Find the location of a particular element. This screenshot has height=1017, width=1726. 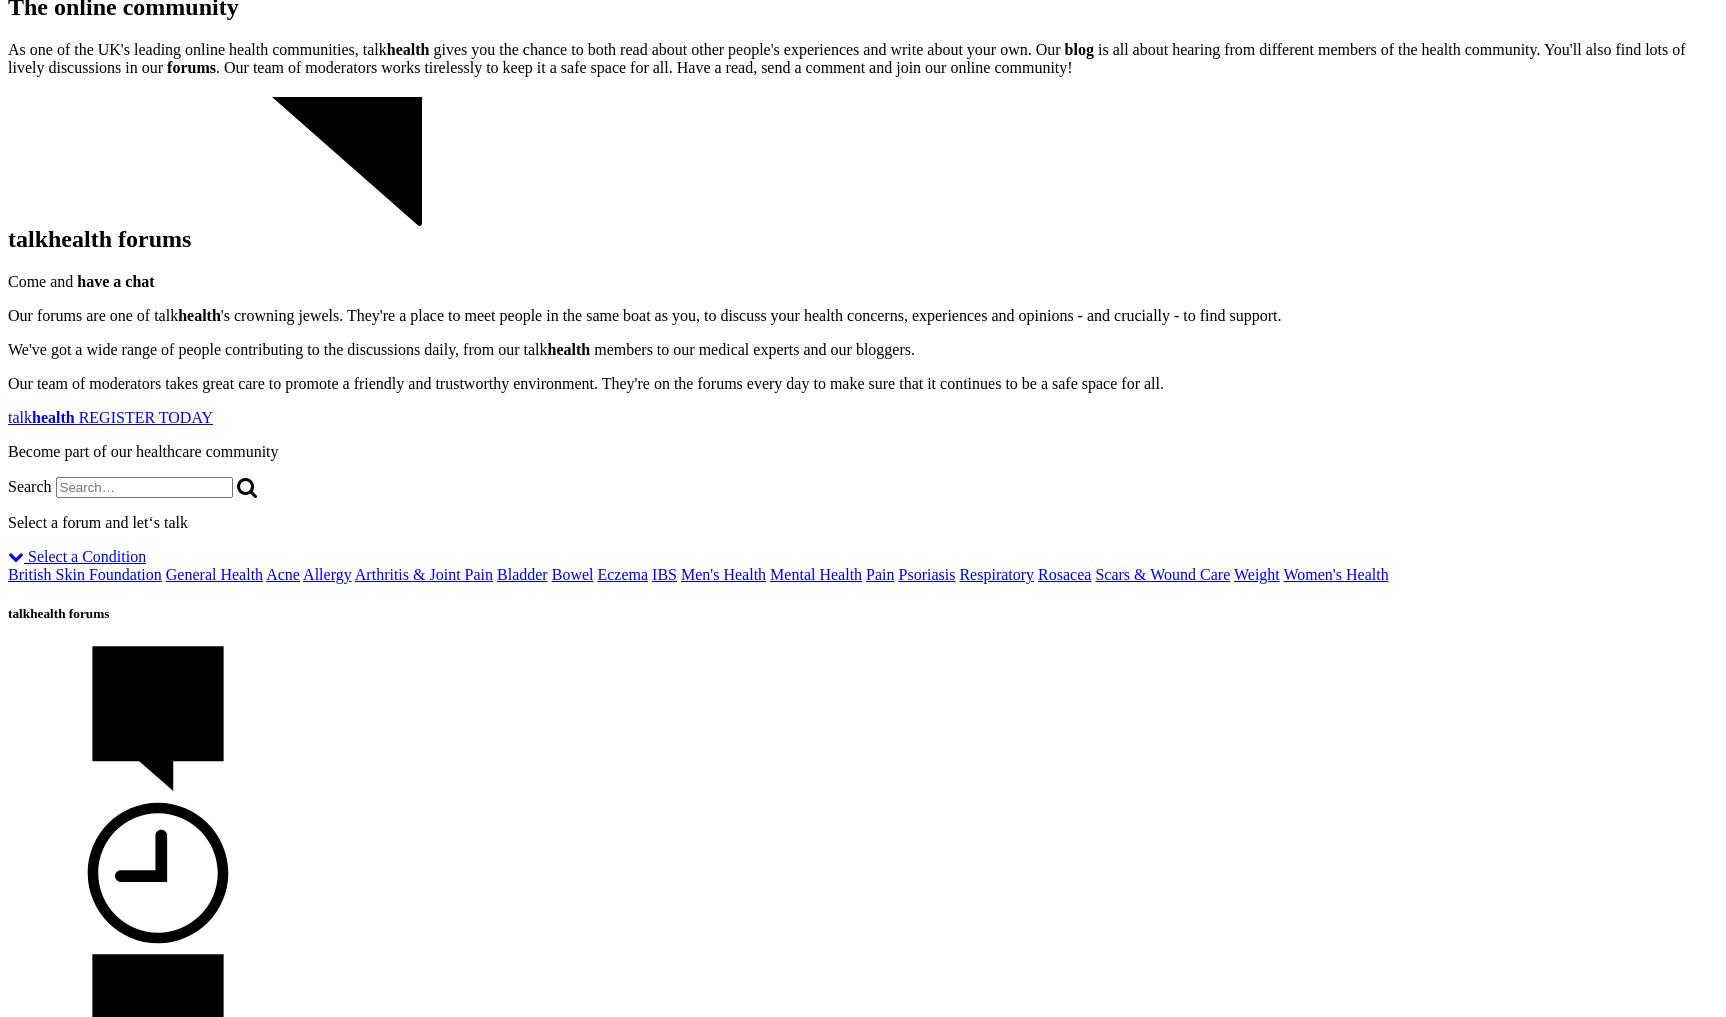

''s crowning jewels. They're a place to meet people in the same boat as you, to discuss your health concerns, experiences and opinions - and crucially - to find support.' is located at coordinates (750, 315).